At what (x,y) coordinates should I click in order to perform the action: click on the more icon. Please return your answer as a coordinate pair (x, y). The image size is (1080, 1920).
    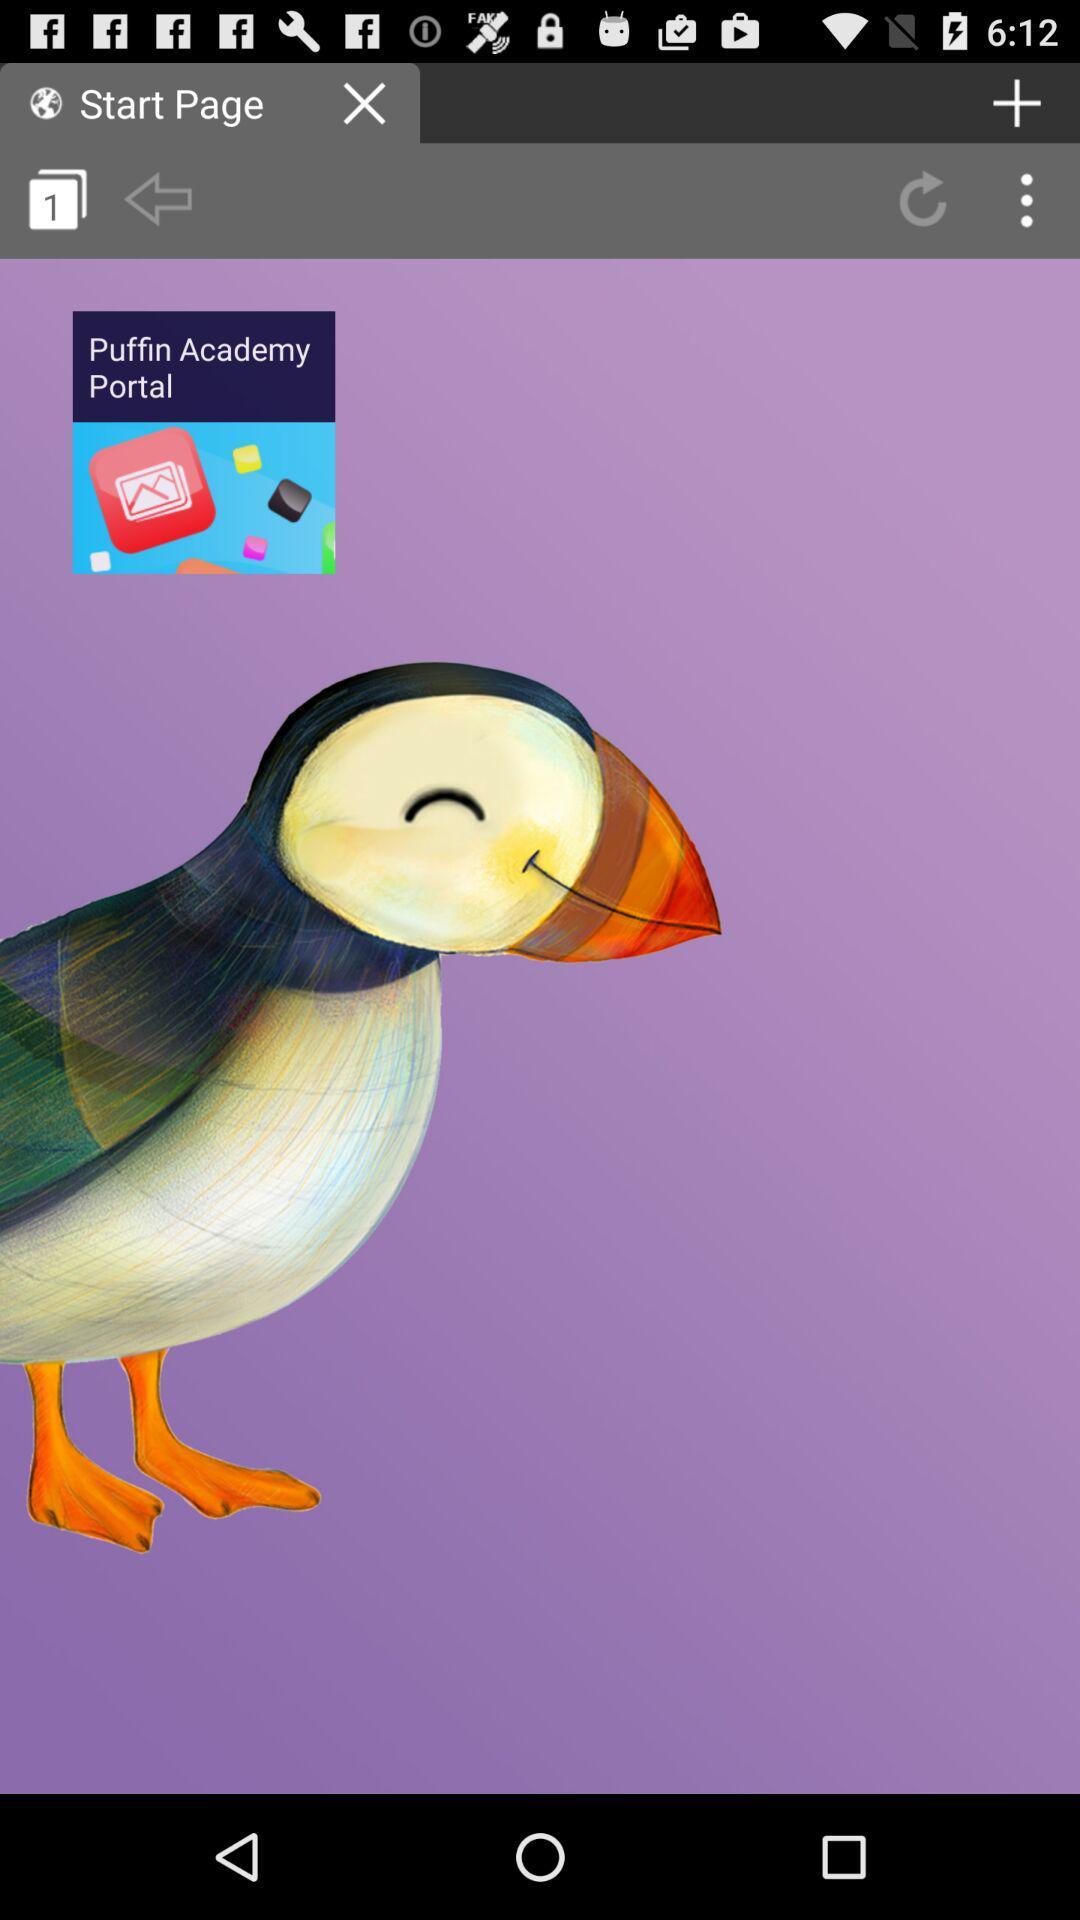
    Looking at the image, I should click on (1027, 215).